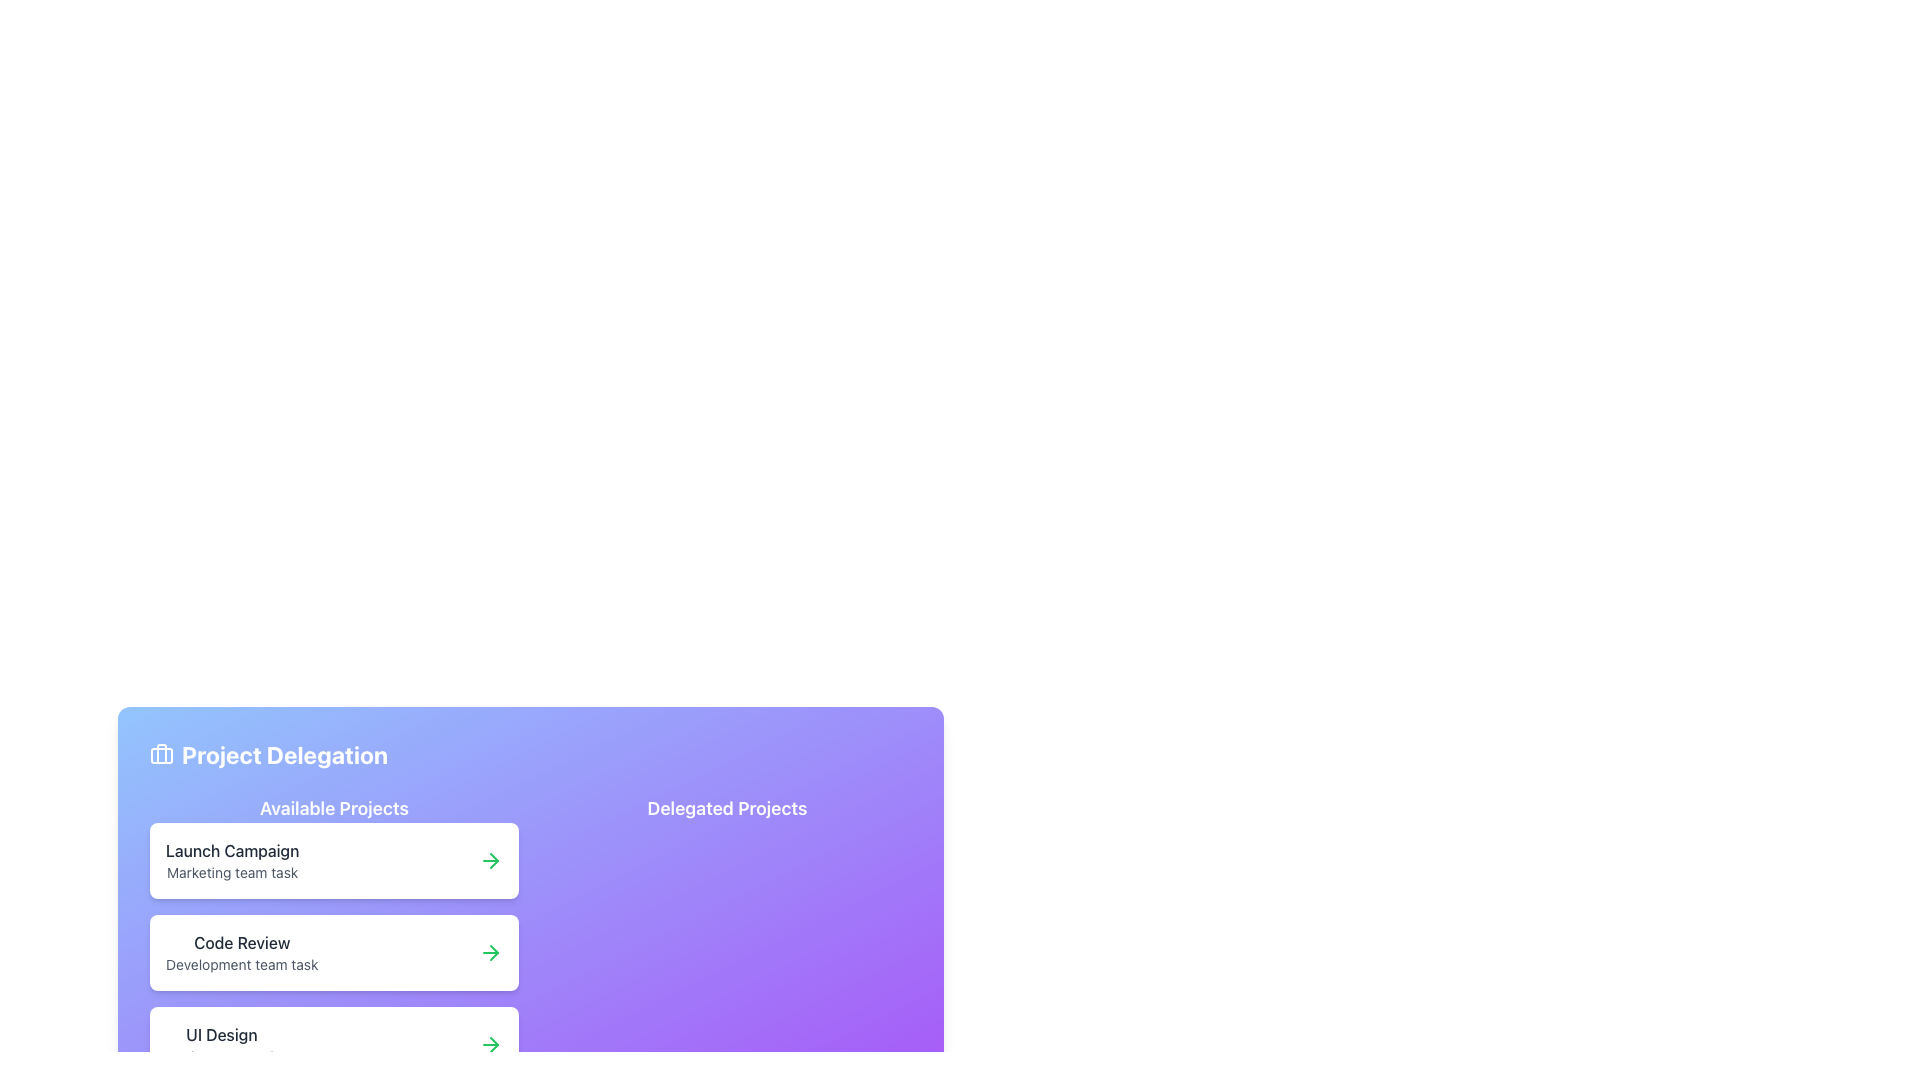 This screenshot has width=1920, height=1080. Describe the element at coordinates (232, 851) in the screenshot. I see `text label 'Launch Campaign' which is bold and dark colored, located in the first card under the 'Available Projects' section` at that location.